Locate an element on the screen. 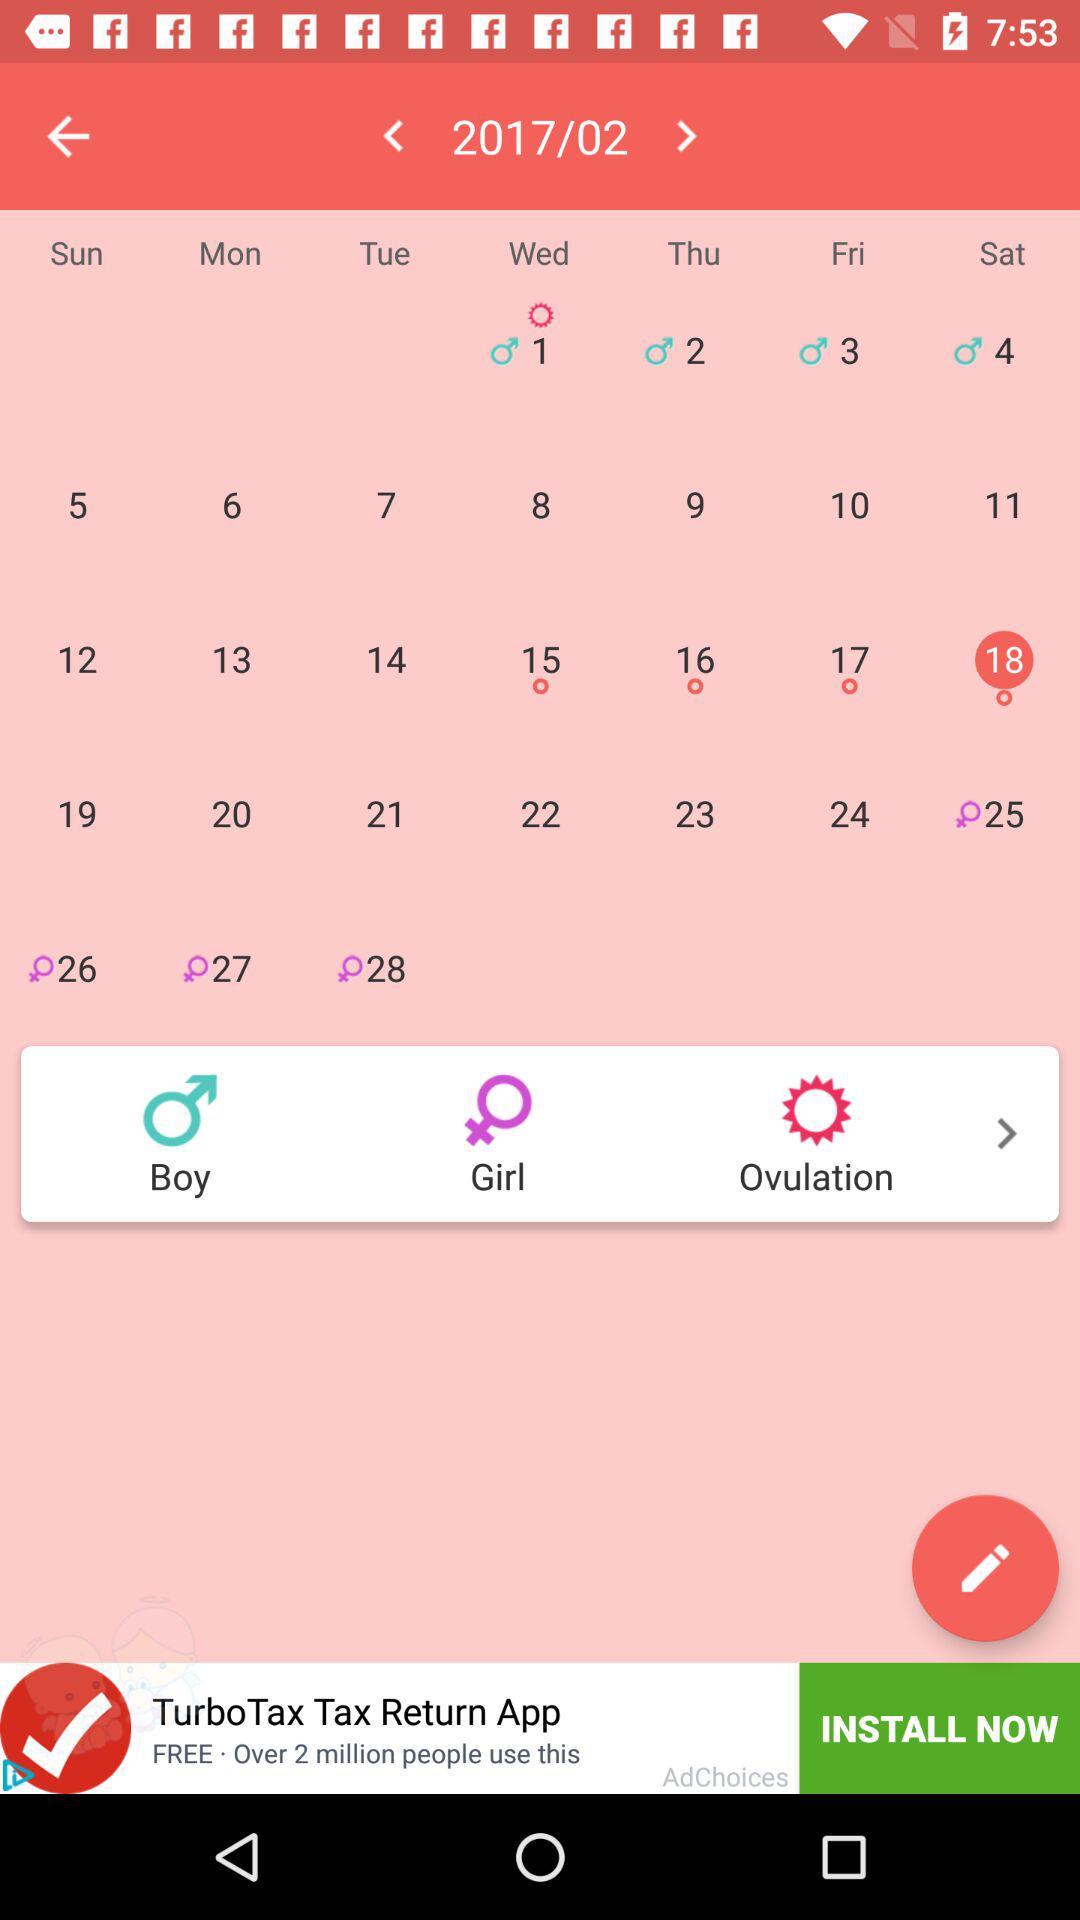 The height and width of the screenshot is (1920, 1080). the play icon is located at coordinates (18, 1775).